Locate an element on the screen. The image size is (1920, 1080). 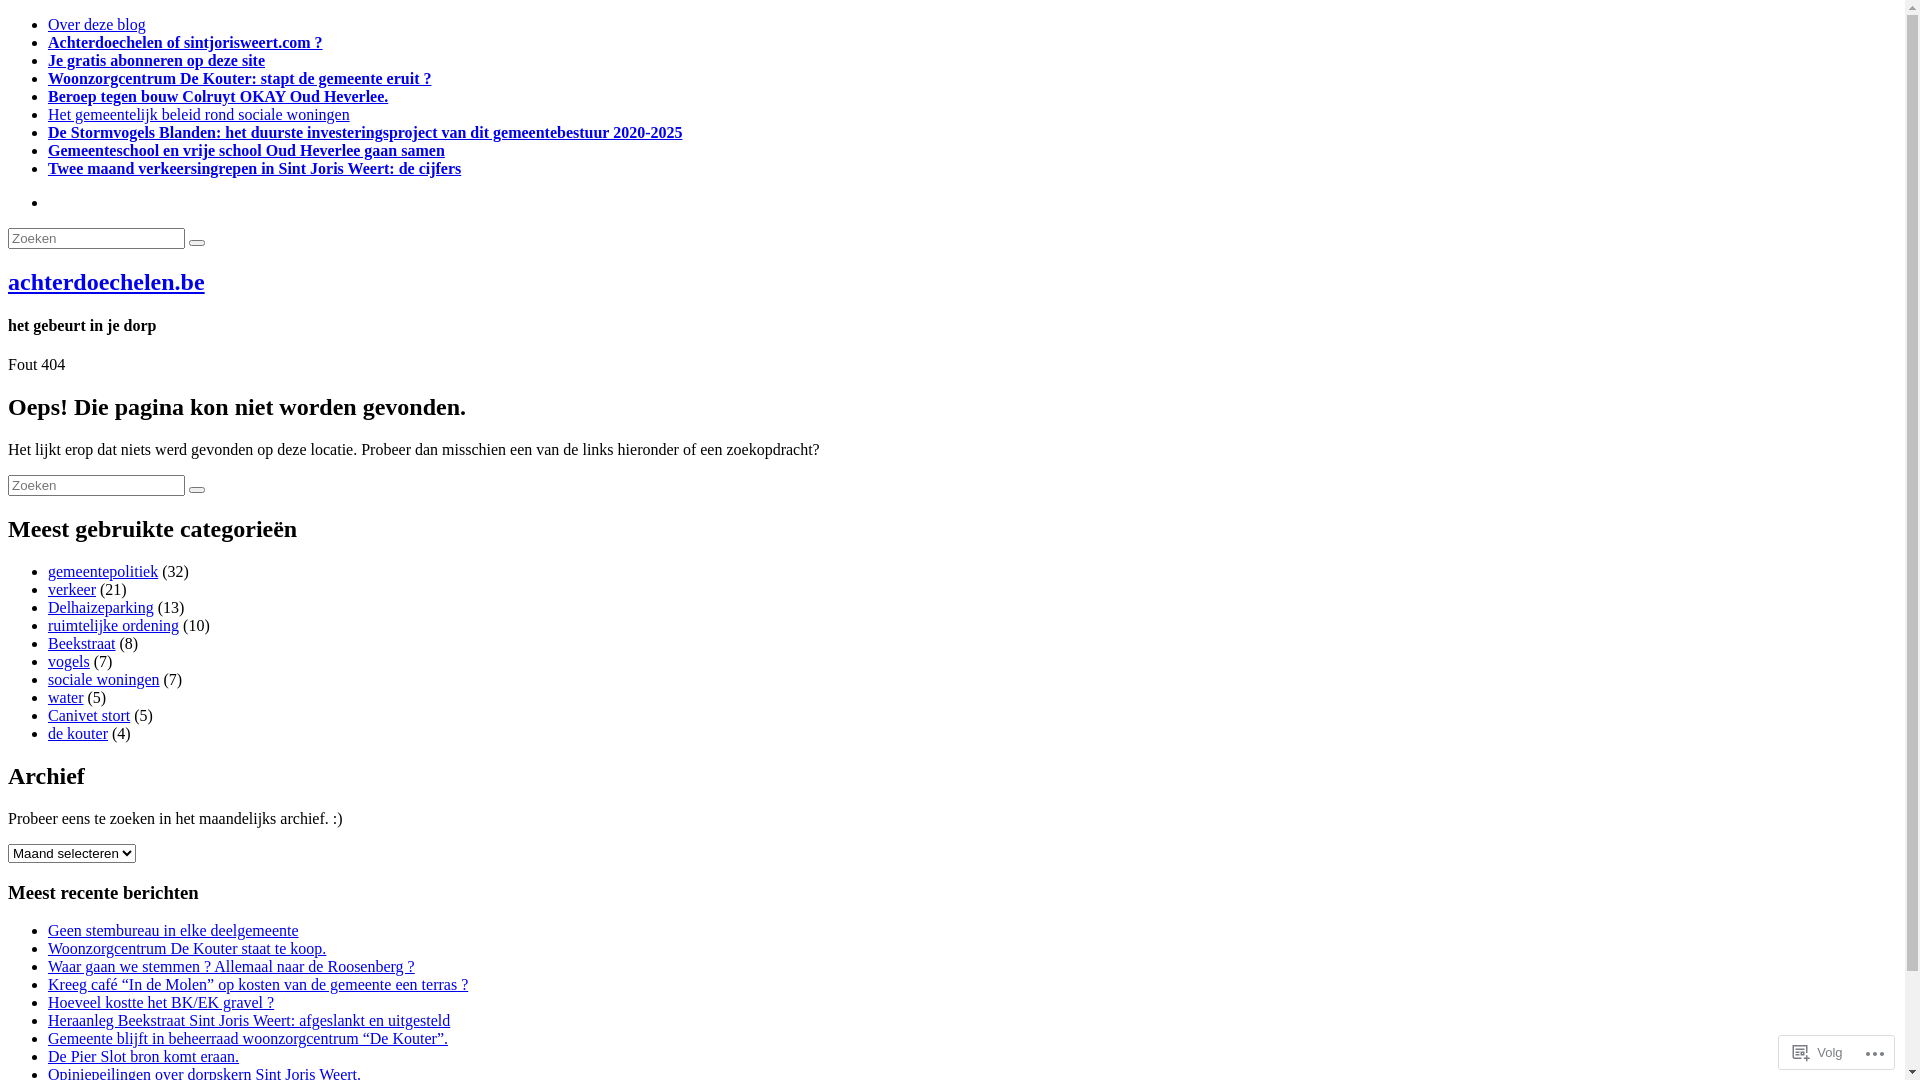
'Woonzorgcentrum De Kouter staat te koop.' is located at coordinates (187, 947).